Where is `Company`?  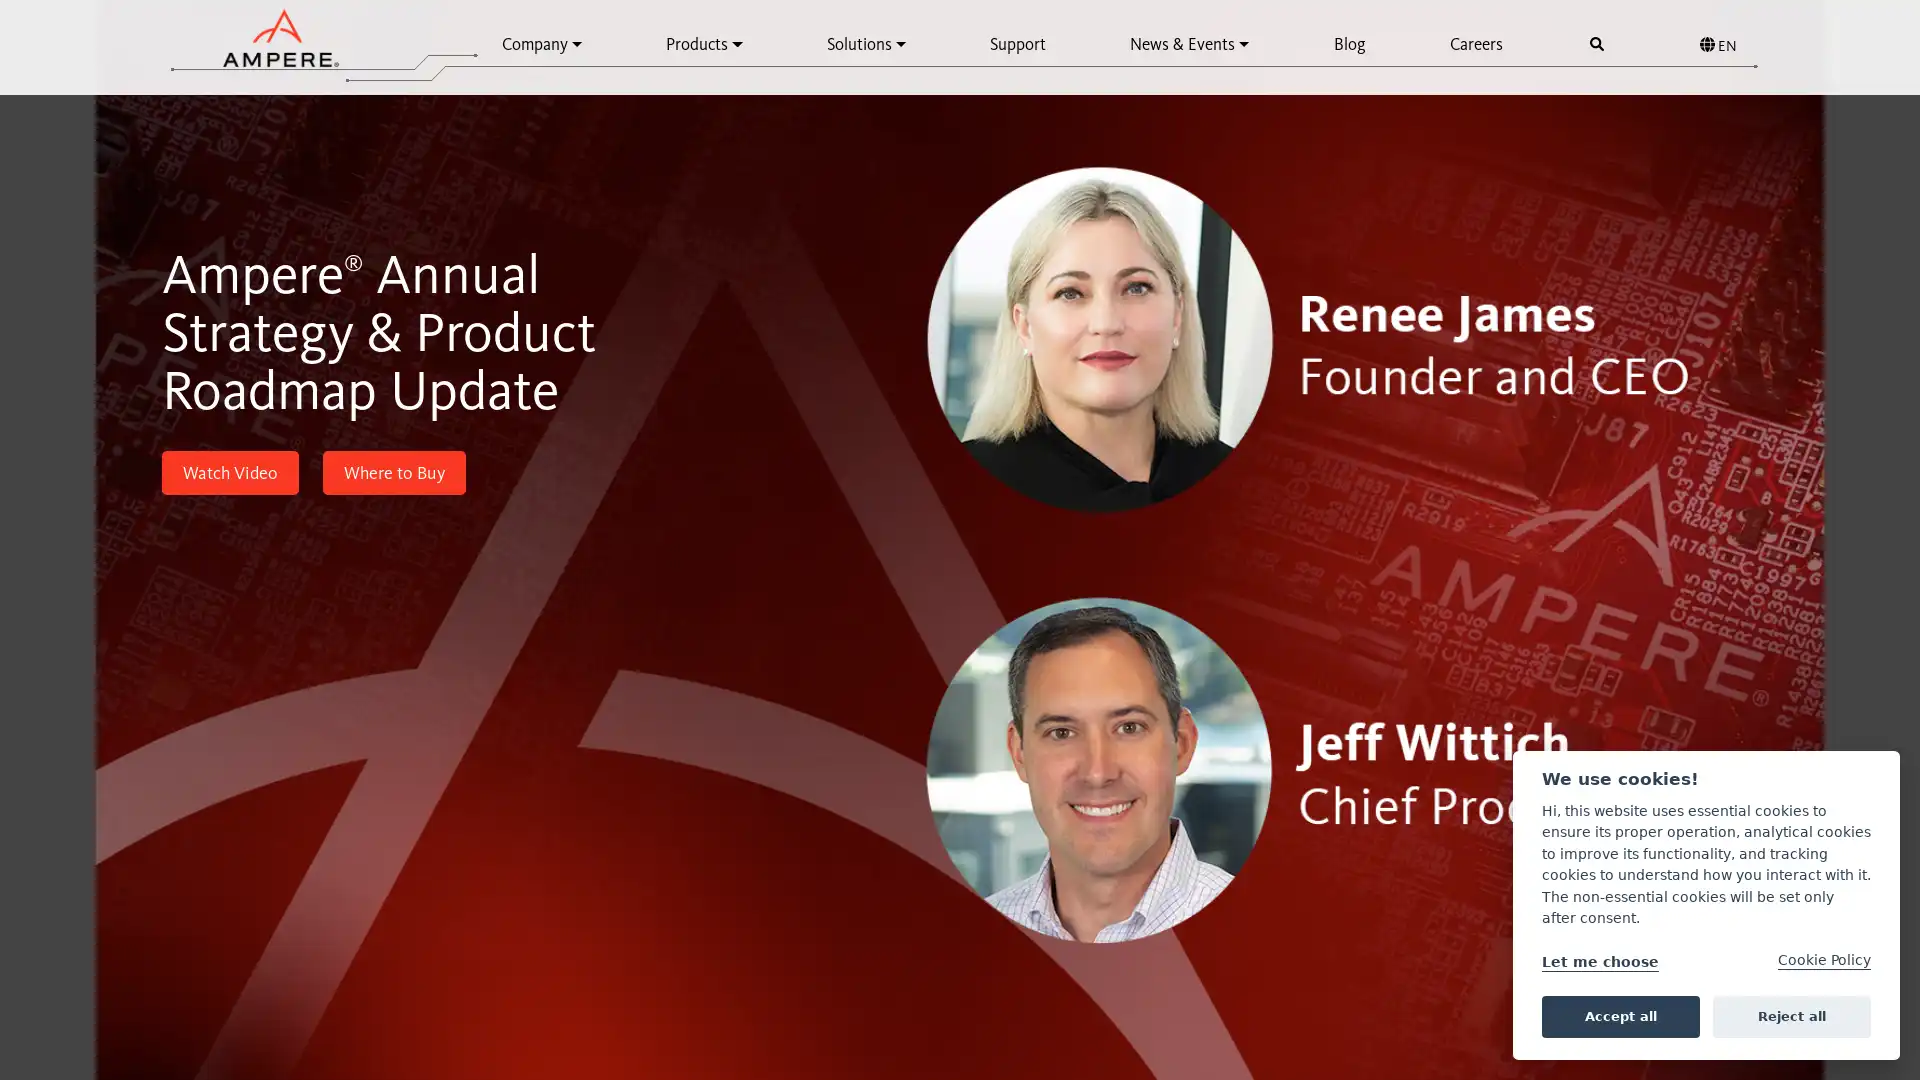 Company is located at coordinates (542, 43).